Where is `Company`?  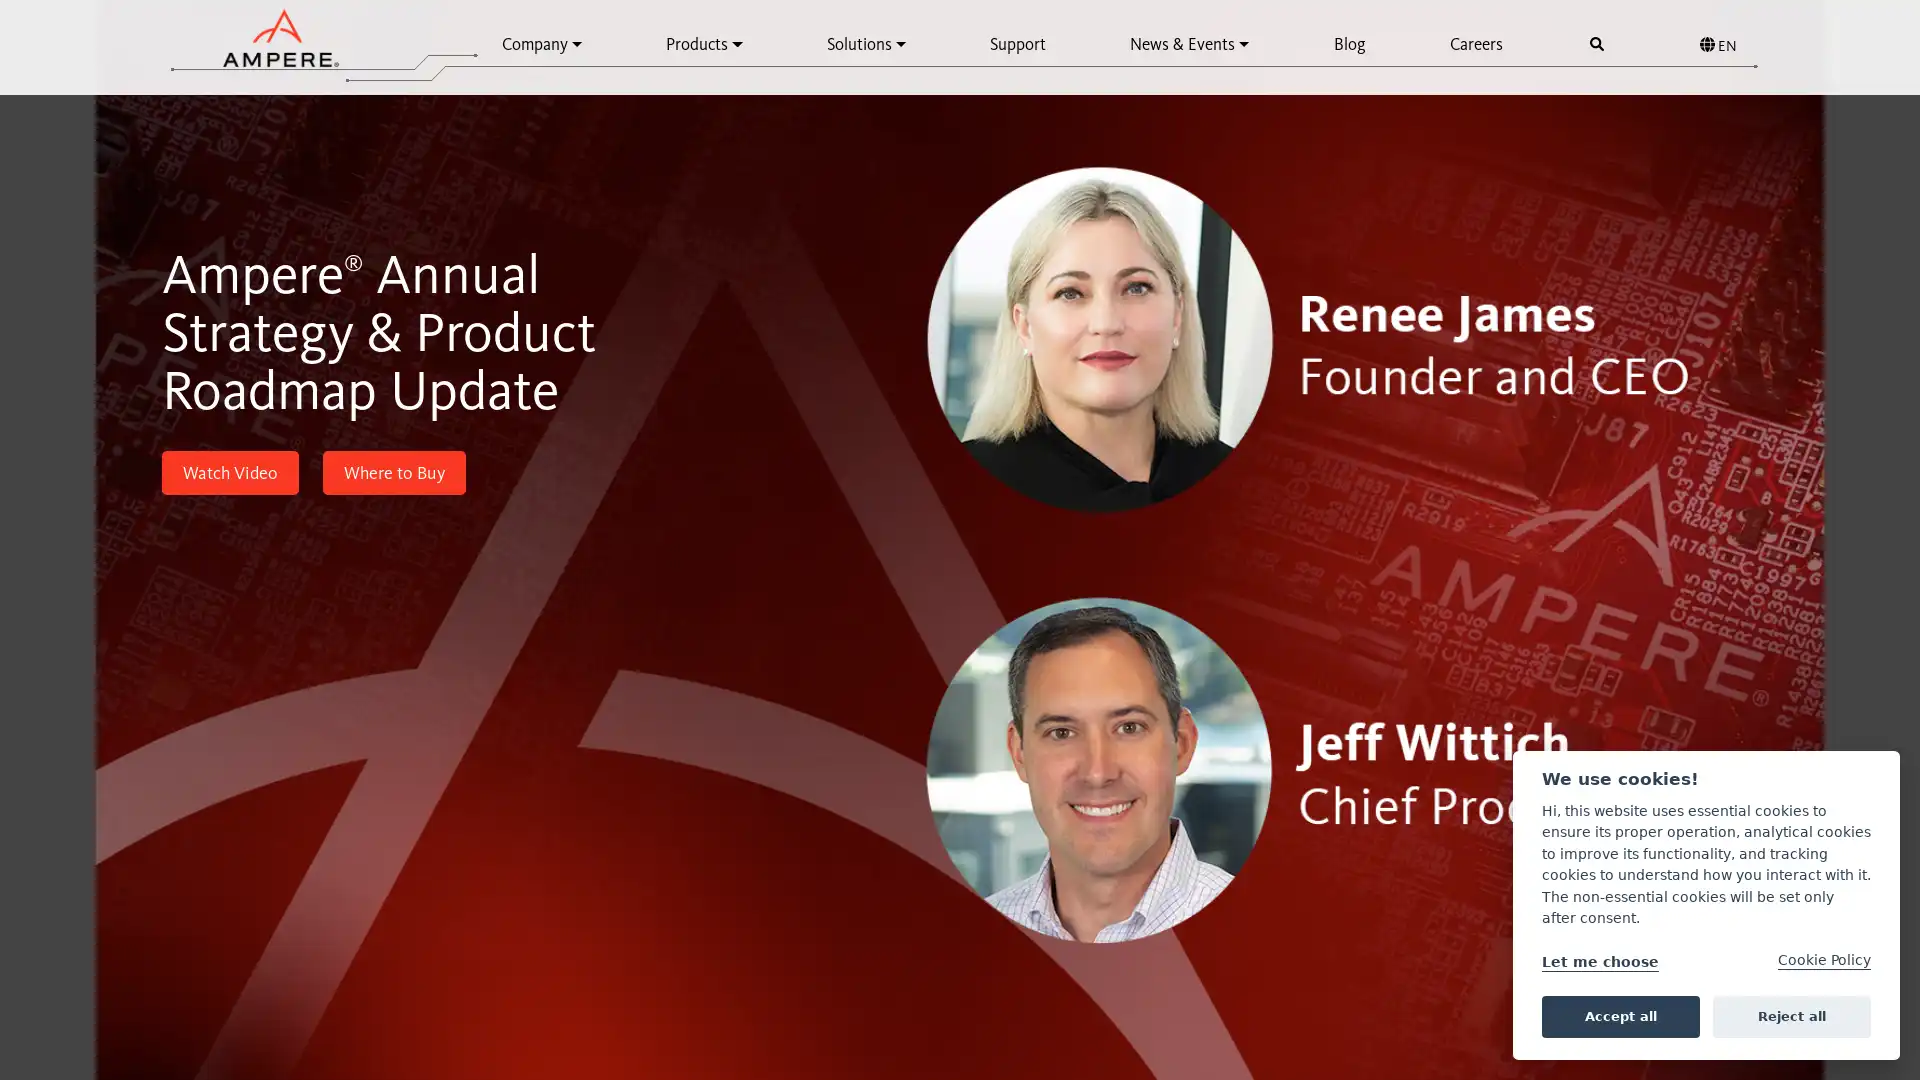 Company is located at coordinates (542, 43).